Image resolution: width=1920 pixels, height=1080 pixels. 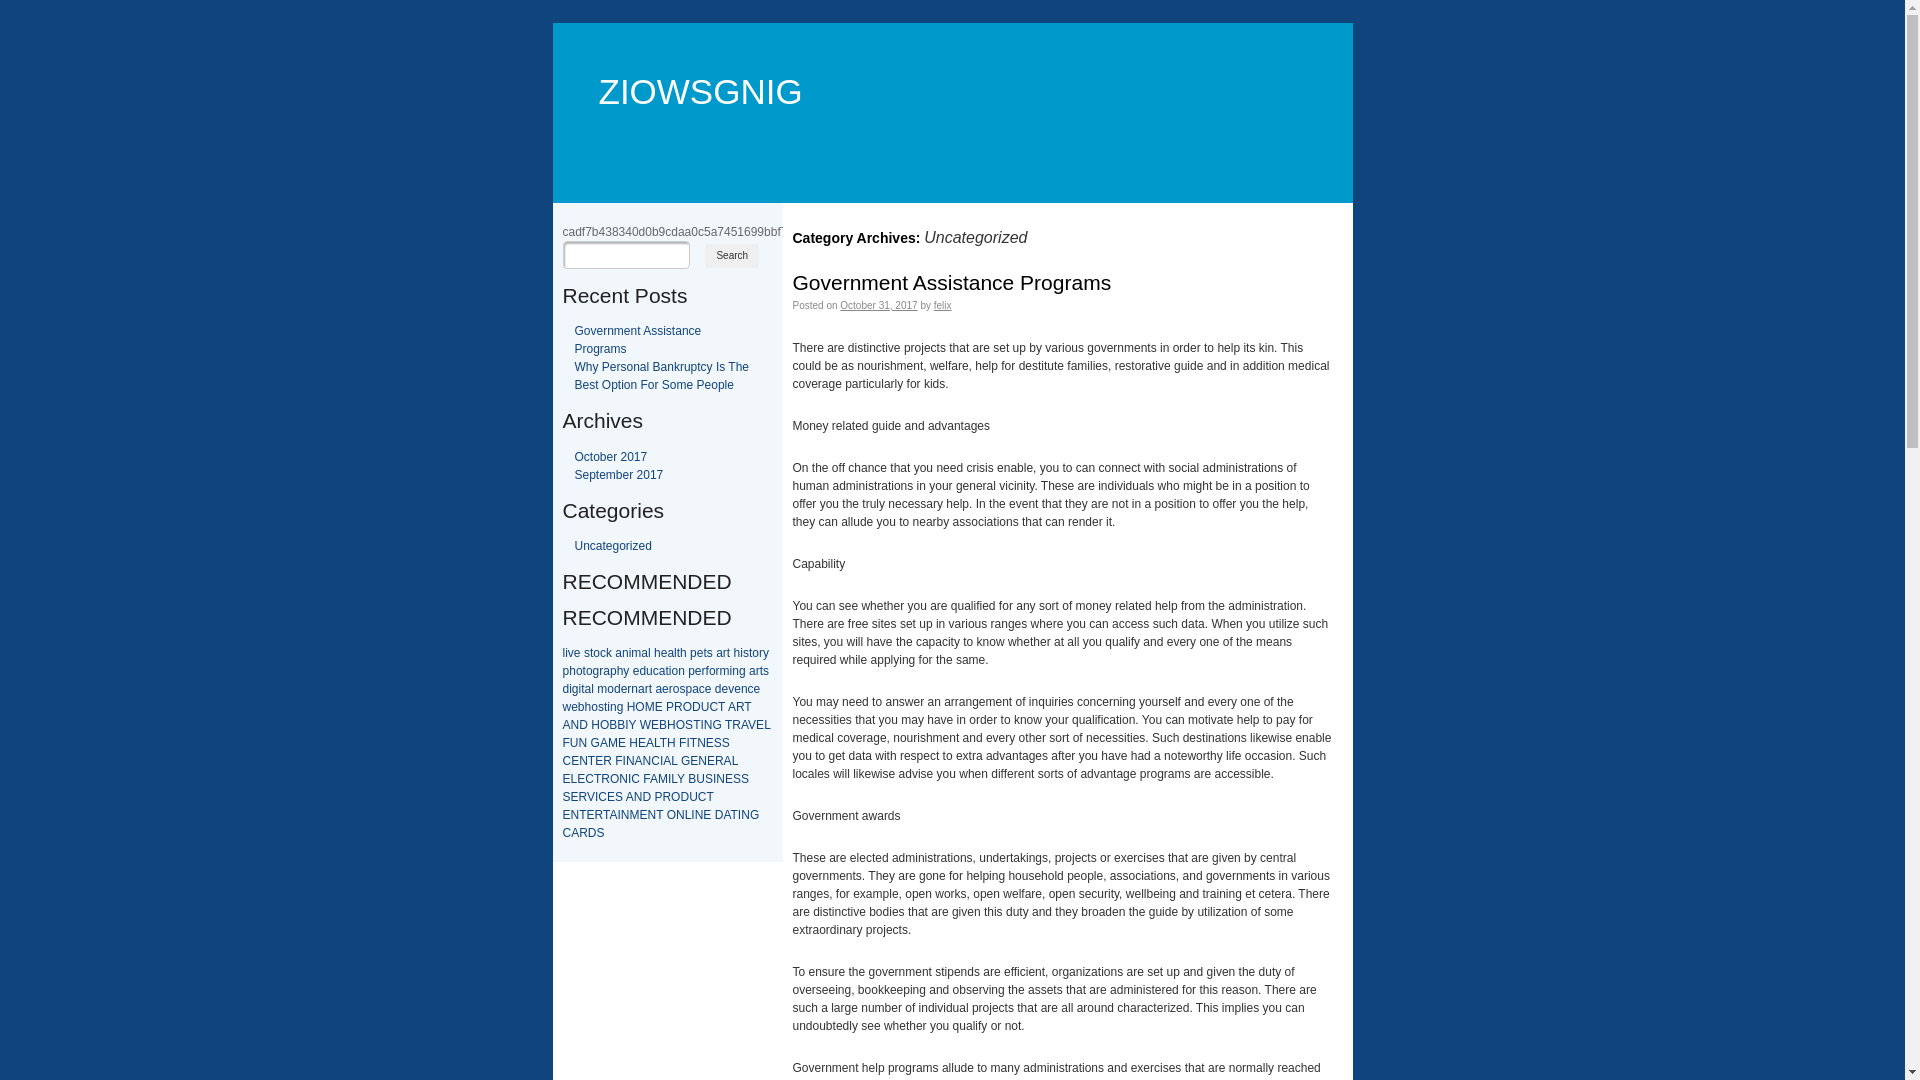 What do you see at coordinates (680, 796) in the screenshot?
I see `'D'` at bounding box center [680, 796].